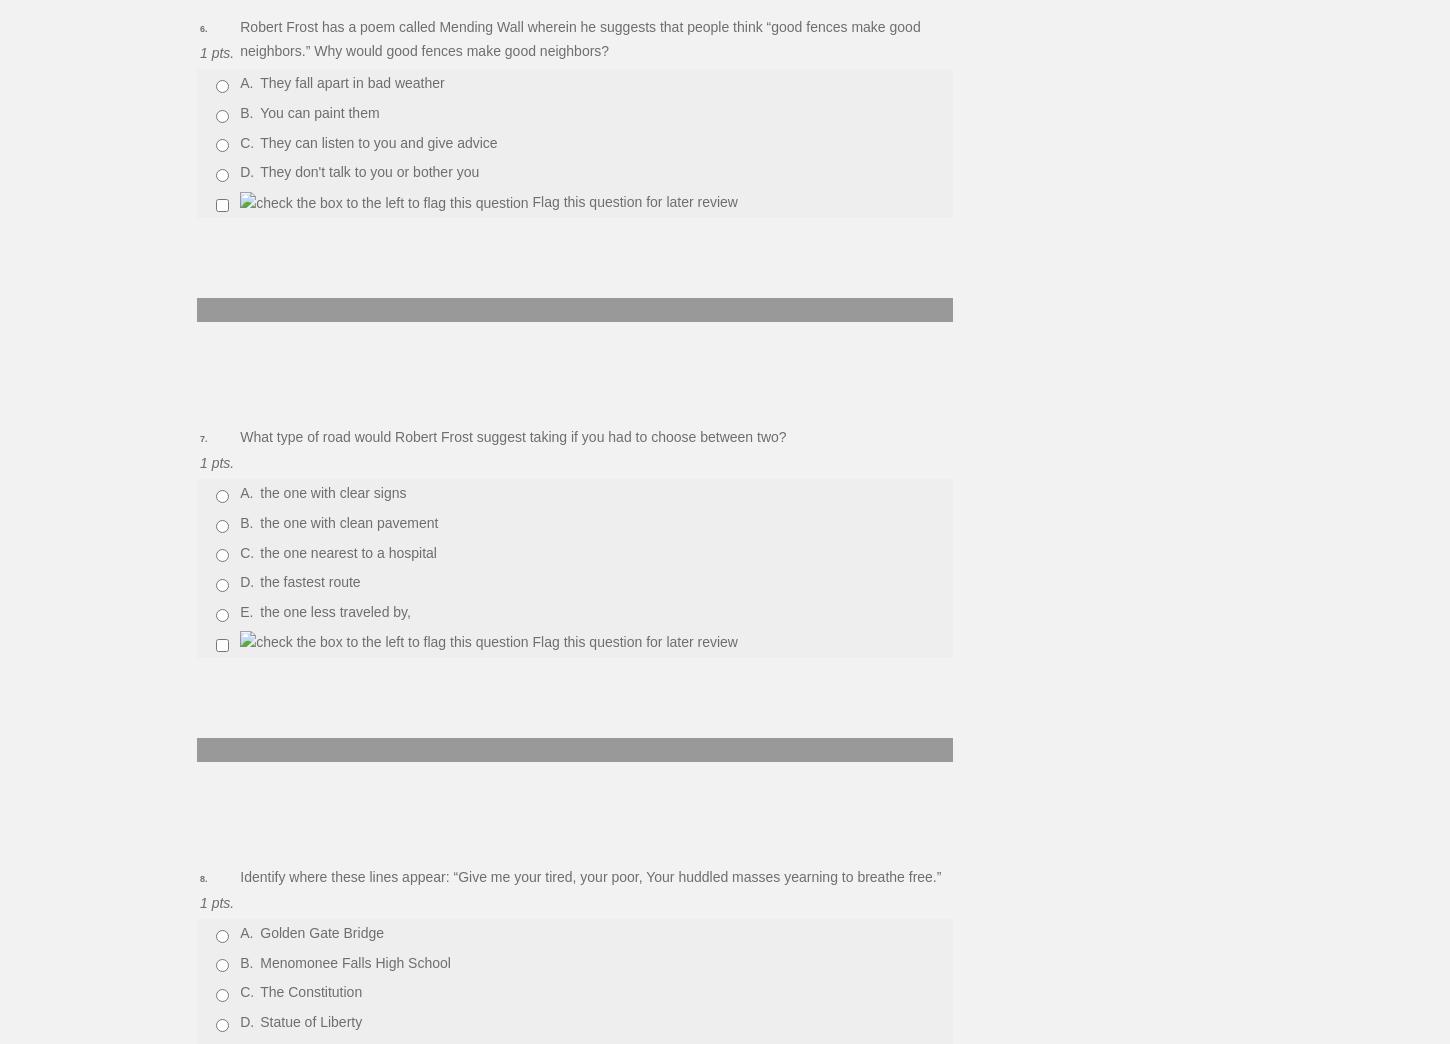 Image resolution: width=1450 pixels, height=1044 pixels. I want to click on 'Golden Gate Bridge', so click(322, 930).